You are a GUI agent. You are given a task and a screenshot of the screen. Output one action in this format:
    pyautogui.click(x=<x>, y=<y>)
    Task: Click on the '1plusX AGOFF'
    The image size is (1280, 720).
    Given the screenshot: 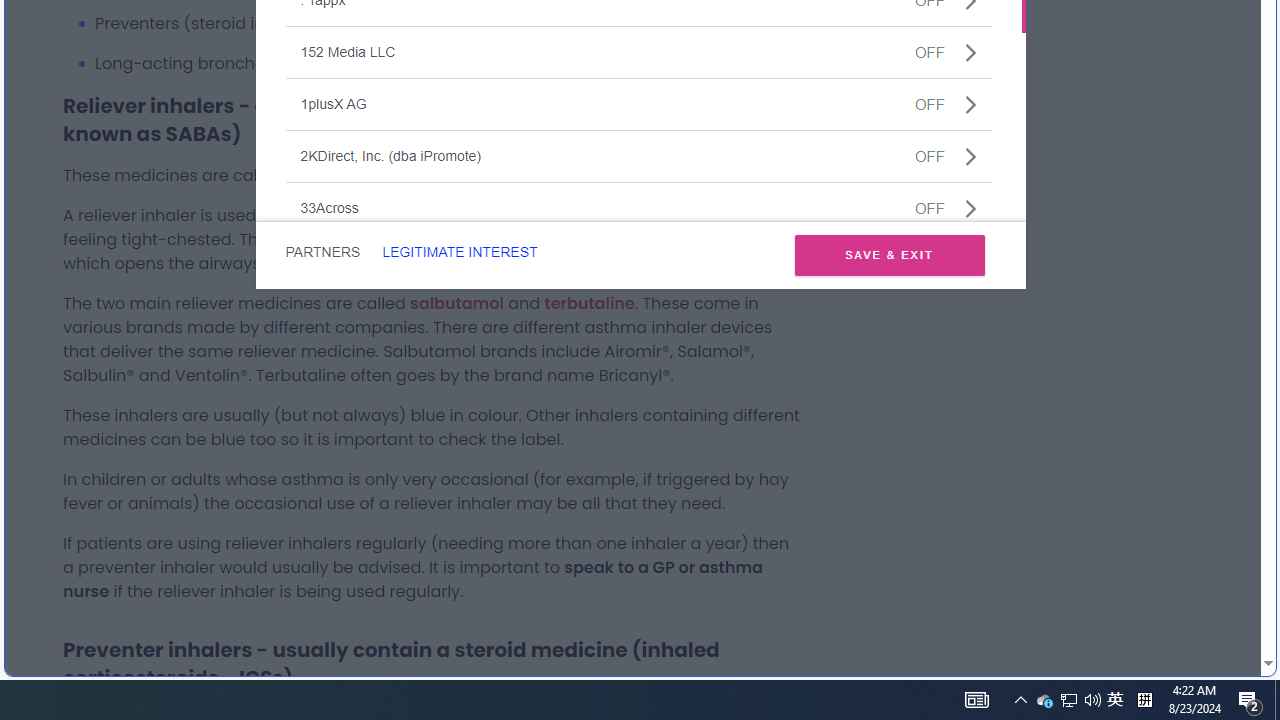 What is the action you would take?
    pyautogui.click(x=637, y=104)
    